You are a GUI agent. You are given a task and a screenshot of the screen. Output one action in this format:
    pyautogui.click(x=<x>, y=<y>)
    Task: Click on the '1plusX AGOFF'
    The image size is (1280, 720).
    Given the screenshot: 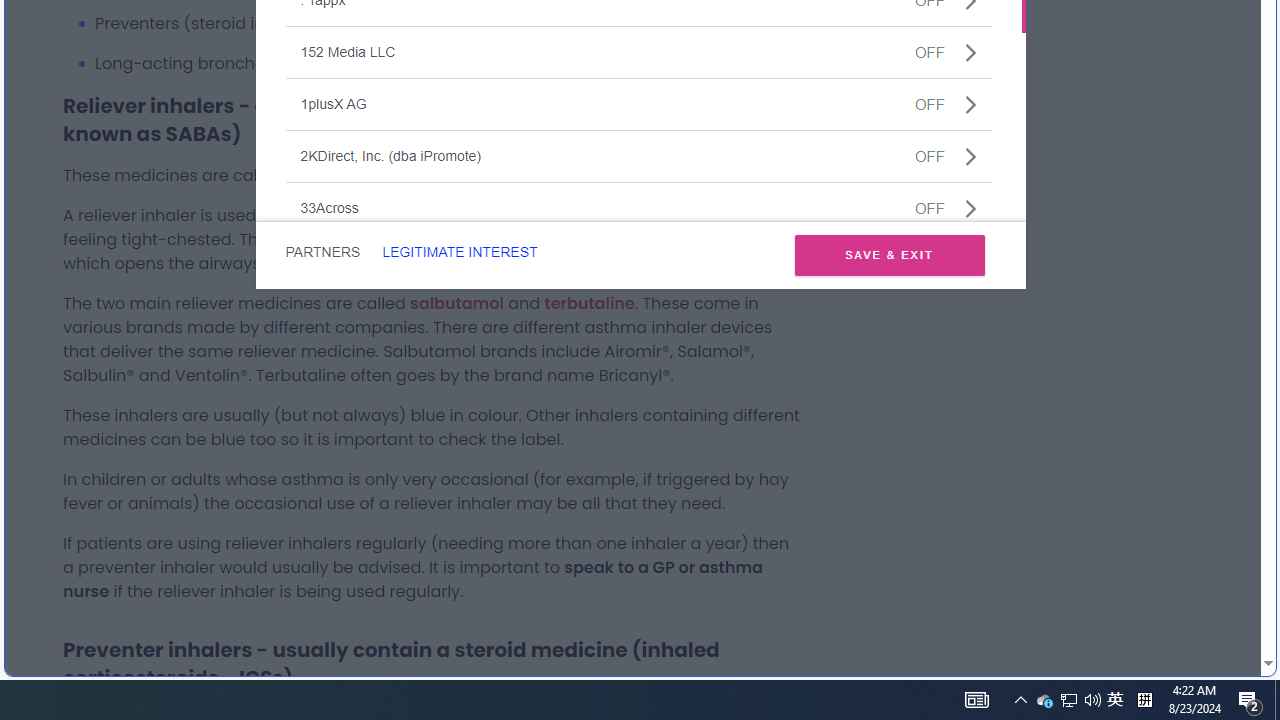 What is the action you would take?
    pyautogui.click(x=637, y=104)
    